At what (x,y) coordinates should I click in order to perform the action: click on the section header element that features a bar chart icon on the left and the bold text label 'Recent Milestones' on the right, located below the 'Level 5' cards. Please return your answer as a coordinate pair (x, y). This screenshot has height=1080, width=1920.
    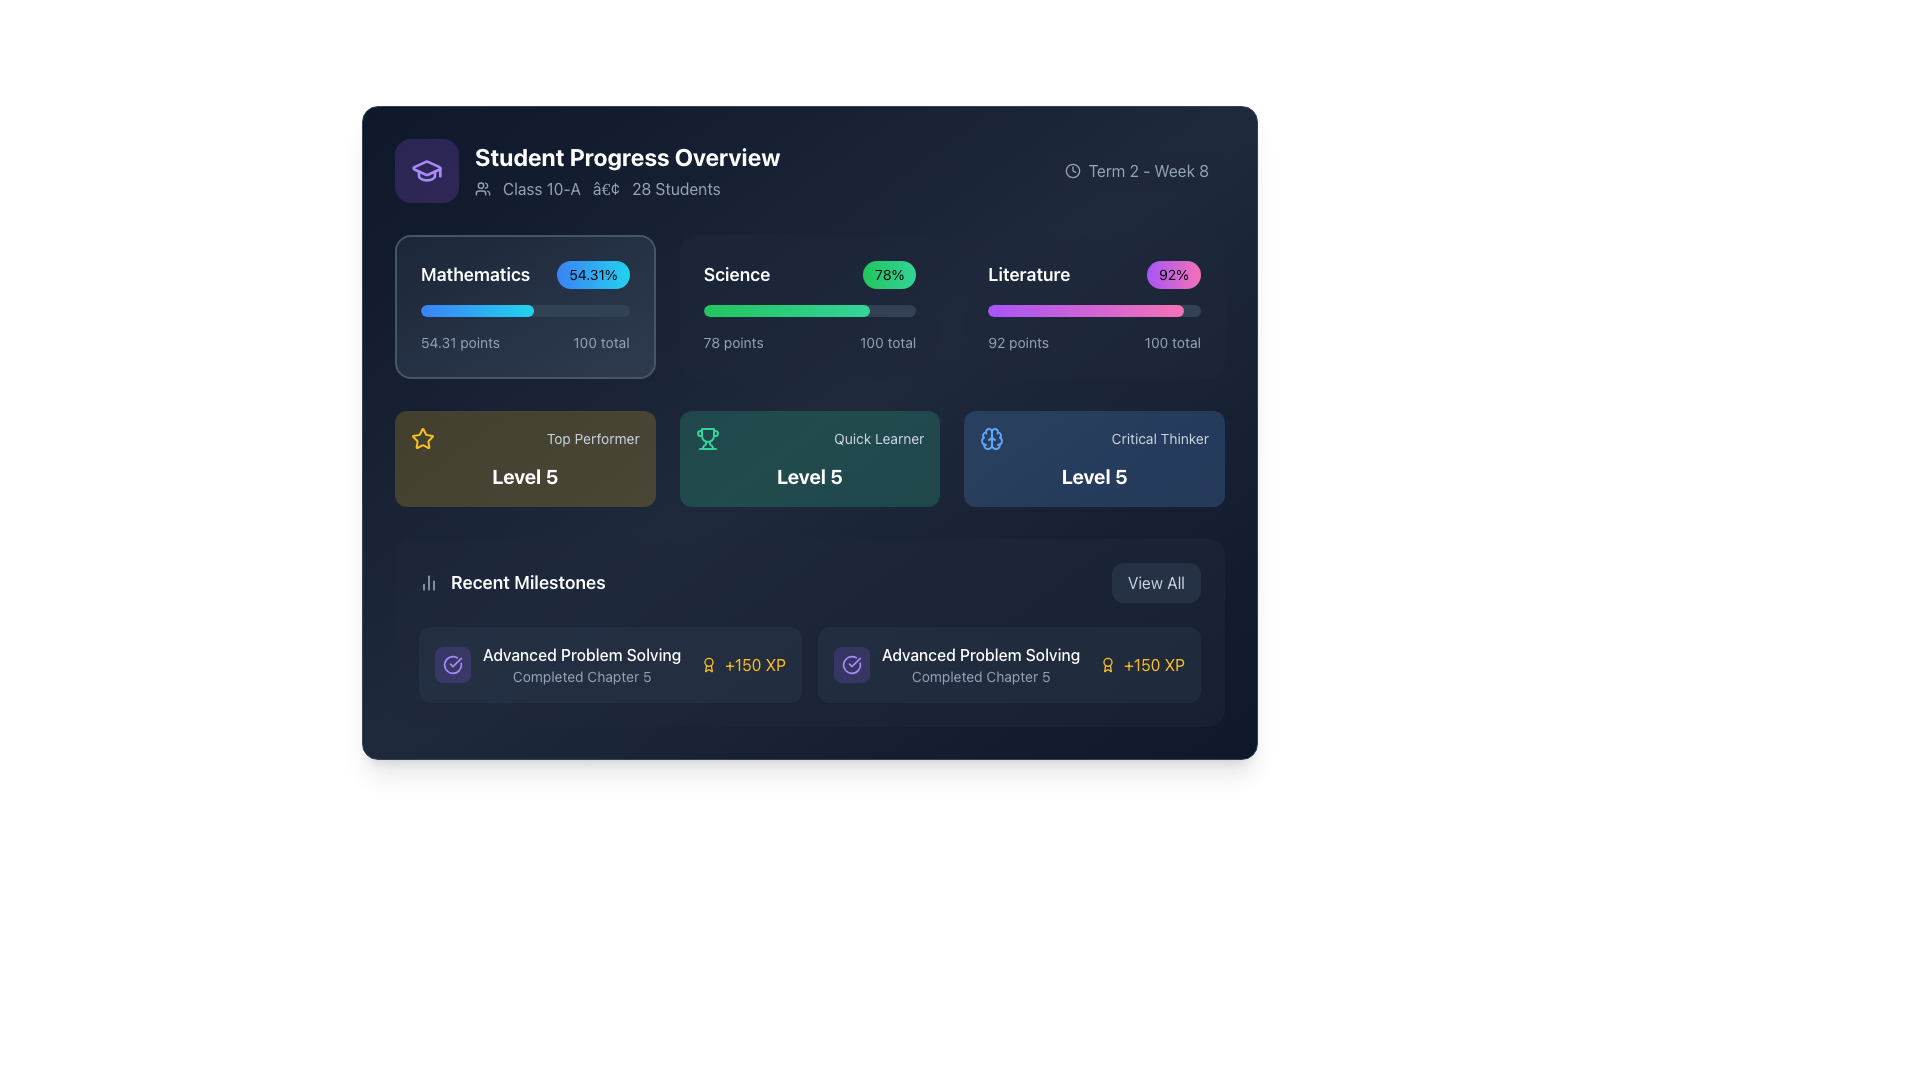
    Looking at the image, I should click on (512, 582).